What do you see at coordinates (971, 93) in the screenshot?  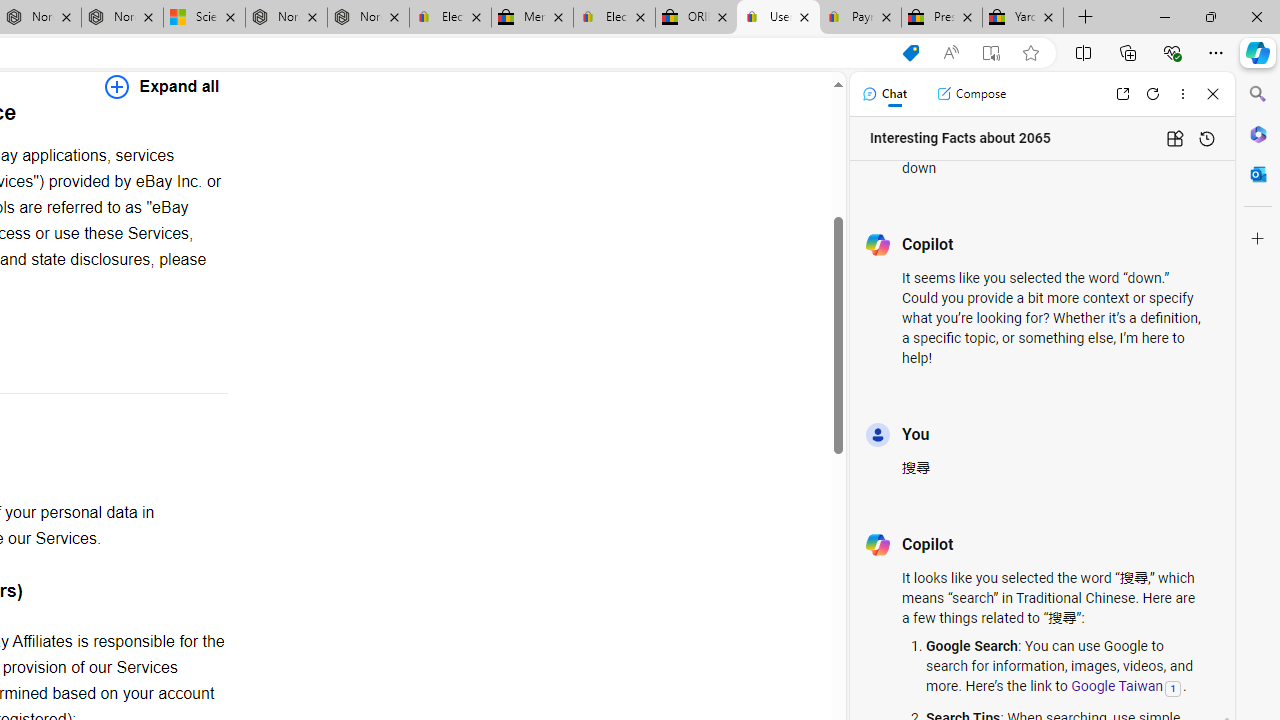 I see `'Compose'` at bounding box center [971, 93].